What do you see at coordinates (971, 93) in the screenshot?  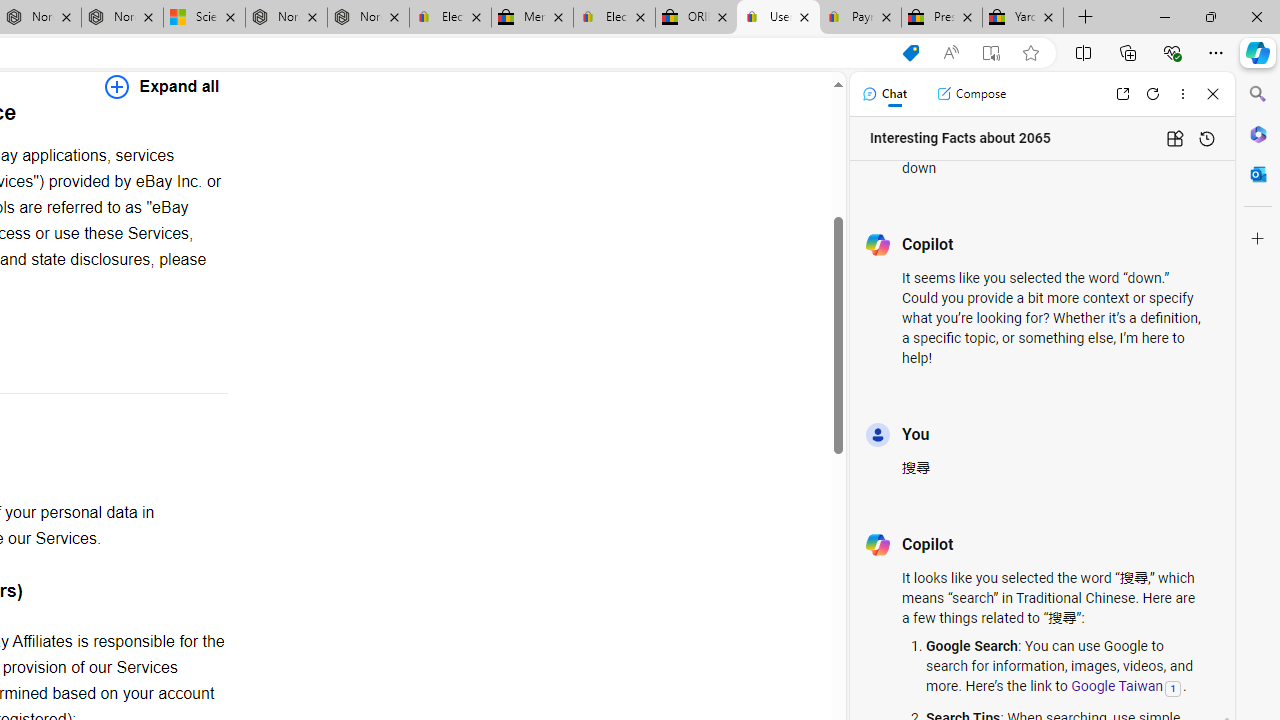 I see `'Compose'` at bounding box center [971, 93].